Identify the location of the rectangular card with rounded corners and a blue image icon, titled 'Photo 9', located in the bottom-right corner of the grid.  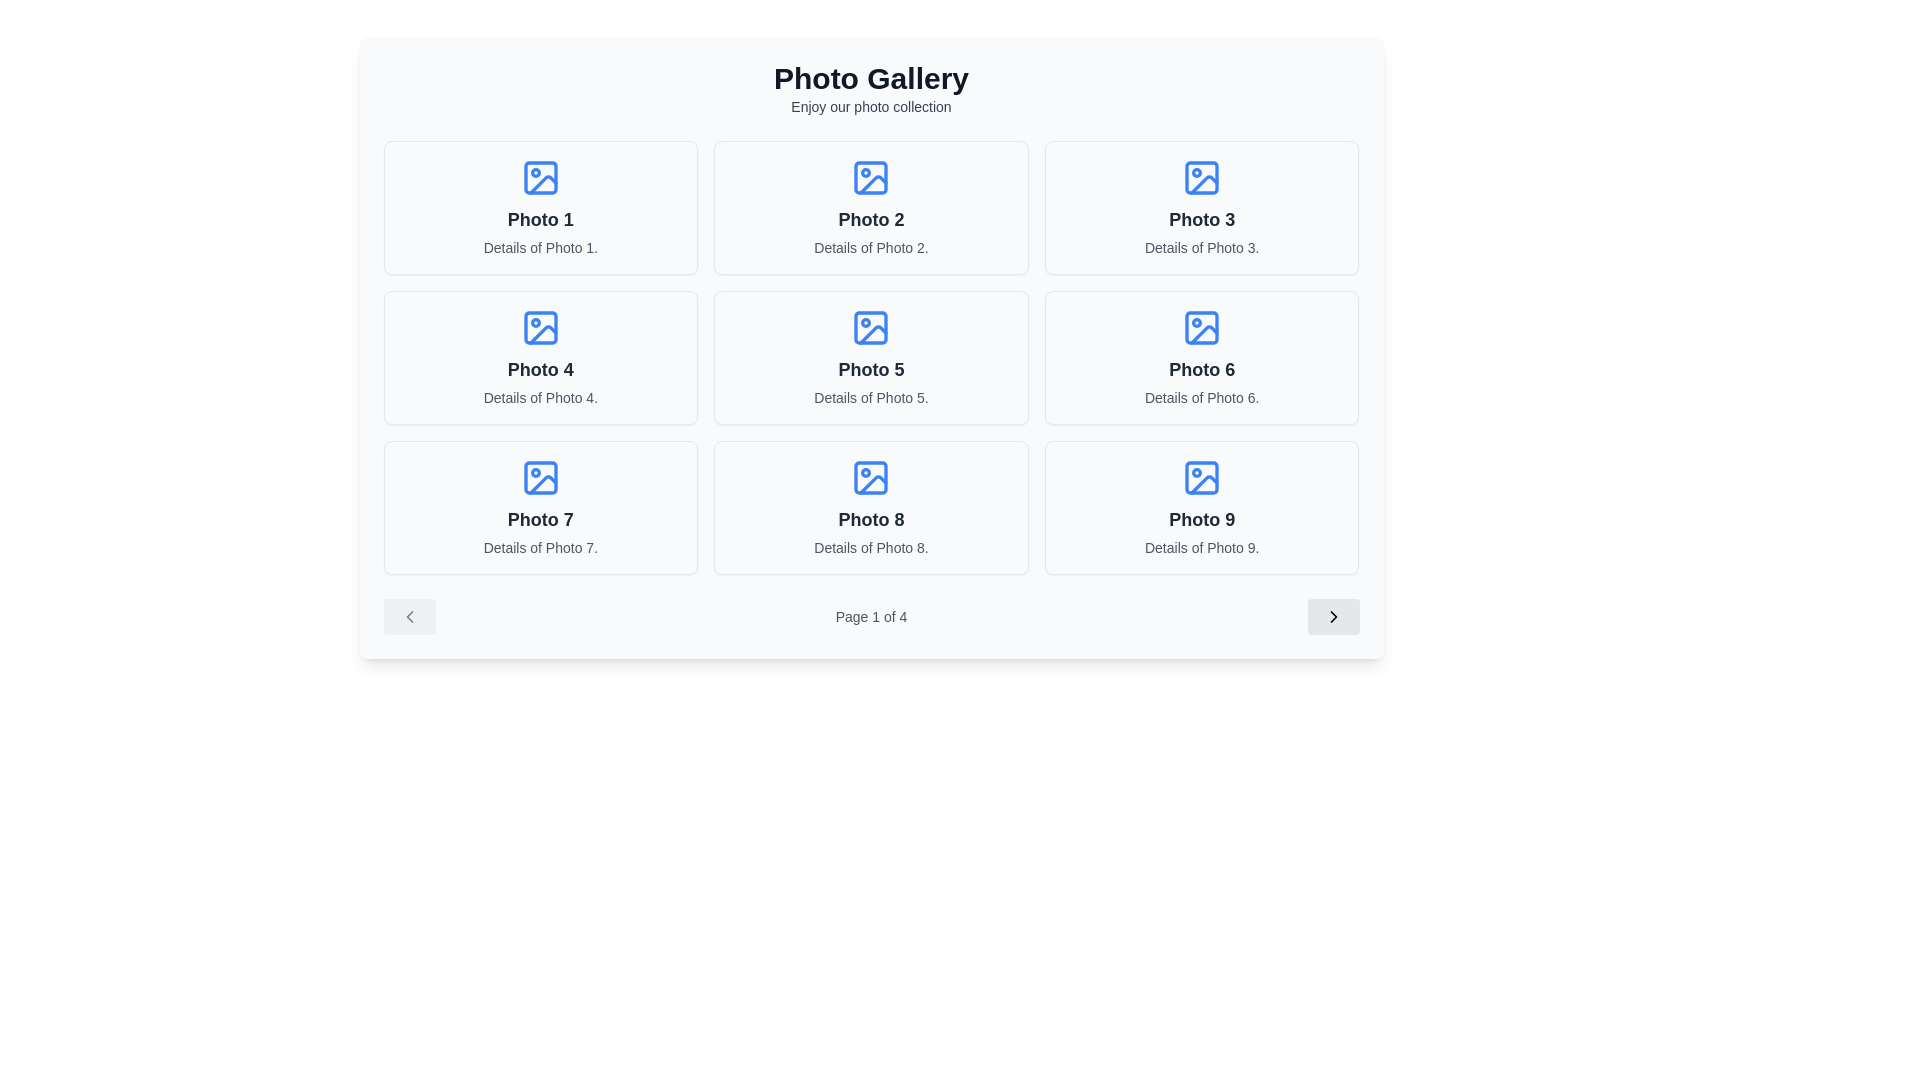
(1201, 507).